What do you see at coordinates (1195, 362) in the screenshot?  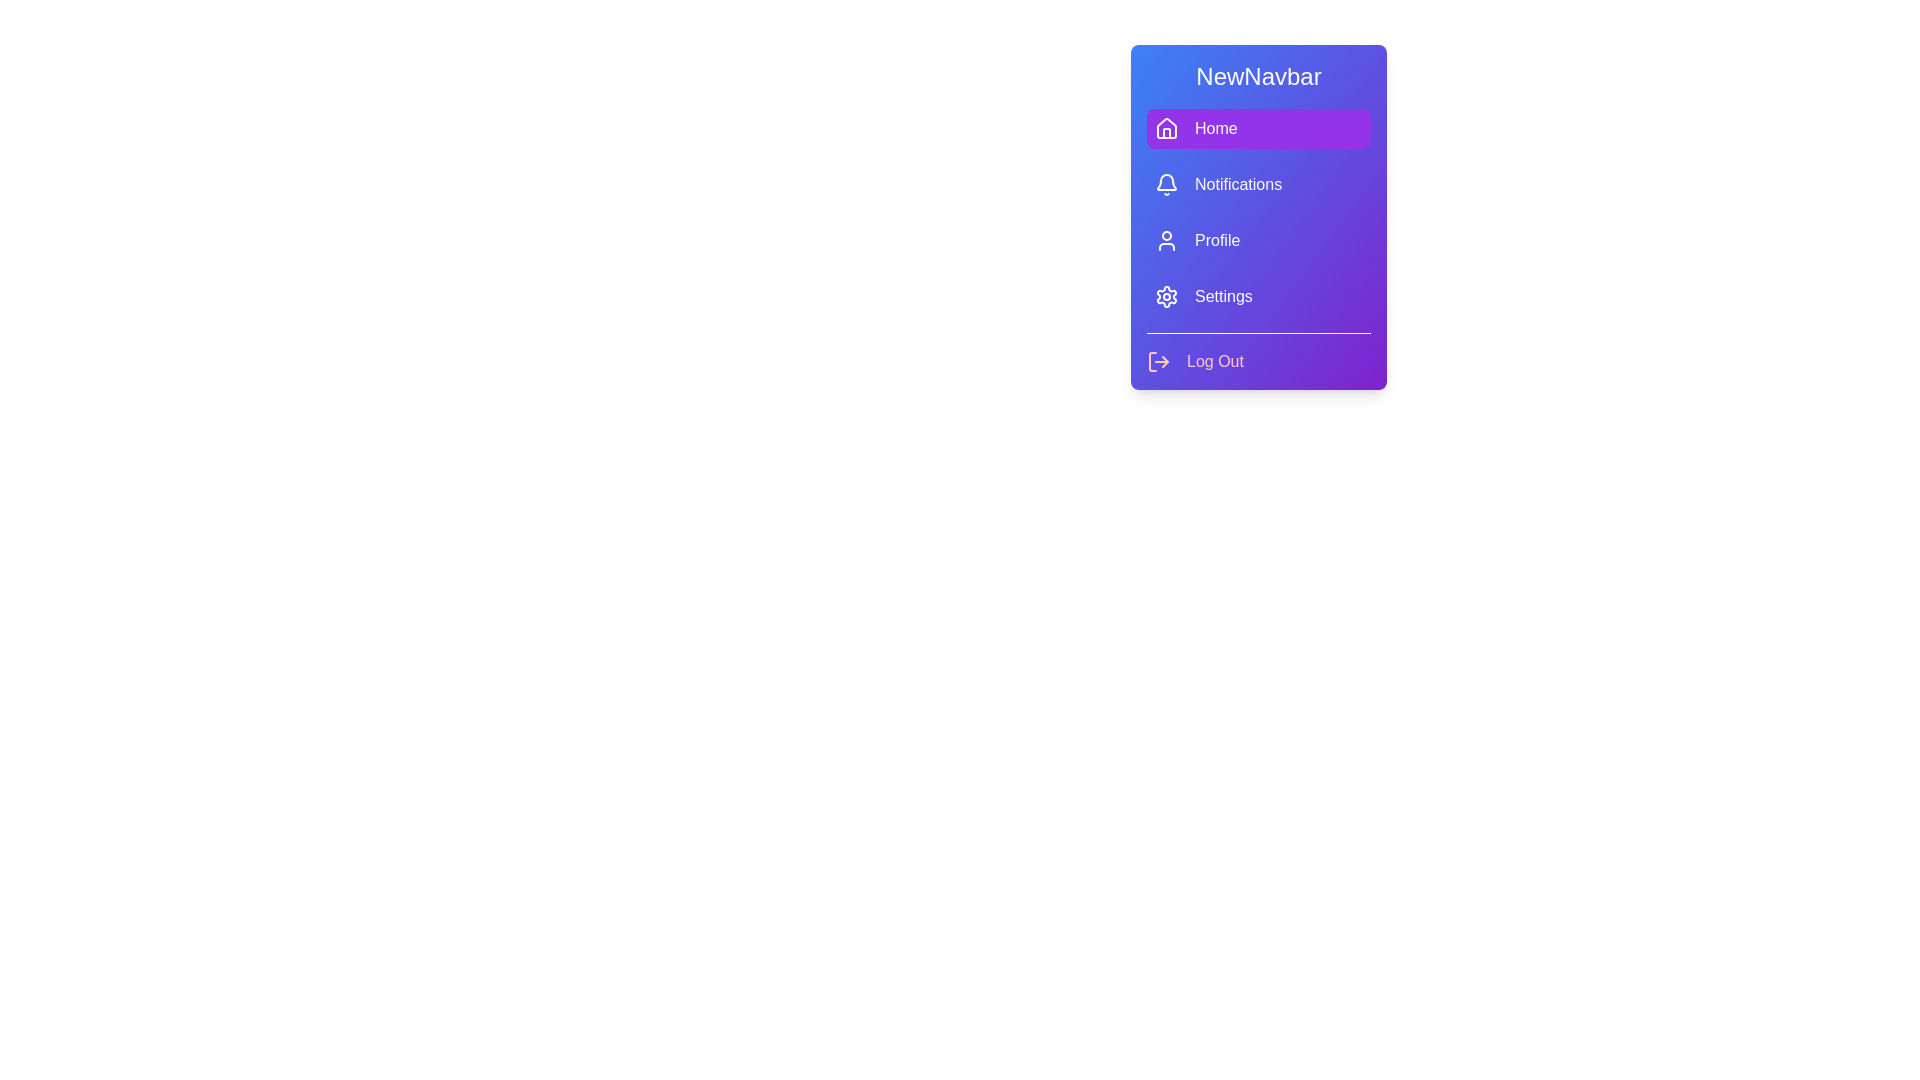 I see `the log out button located at the bottom of the menu to change its color` at bounding box center [1195, 362].